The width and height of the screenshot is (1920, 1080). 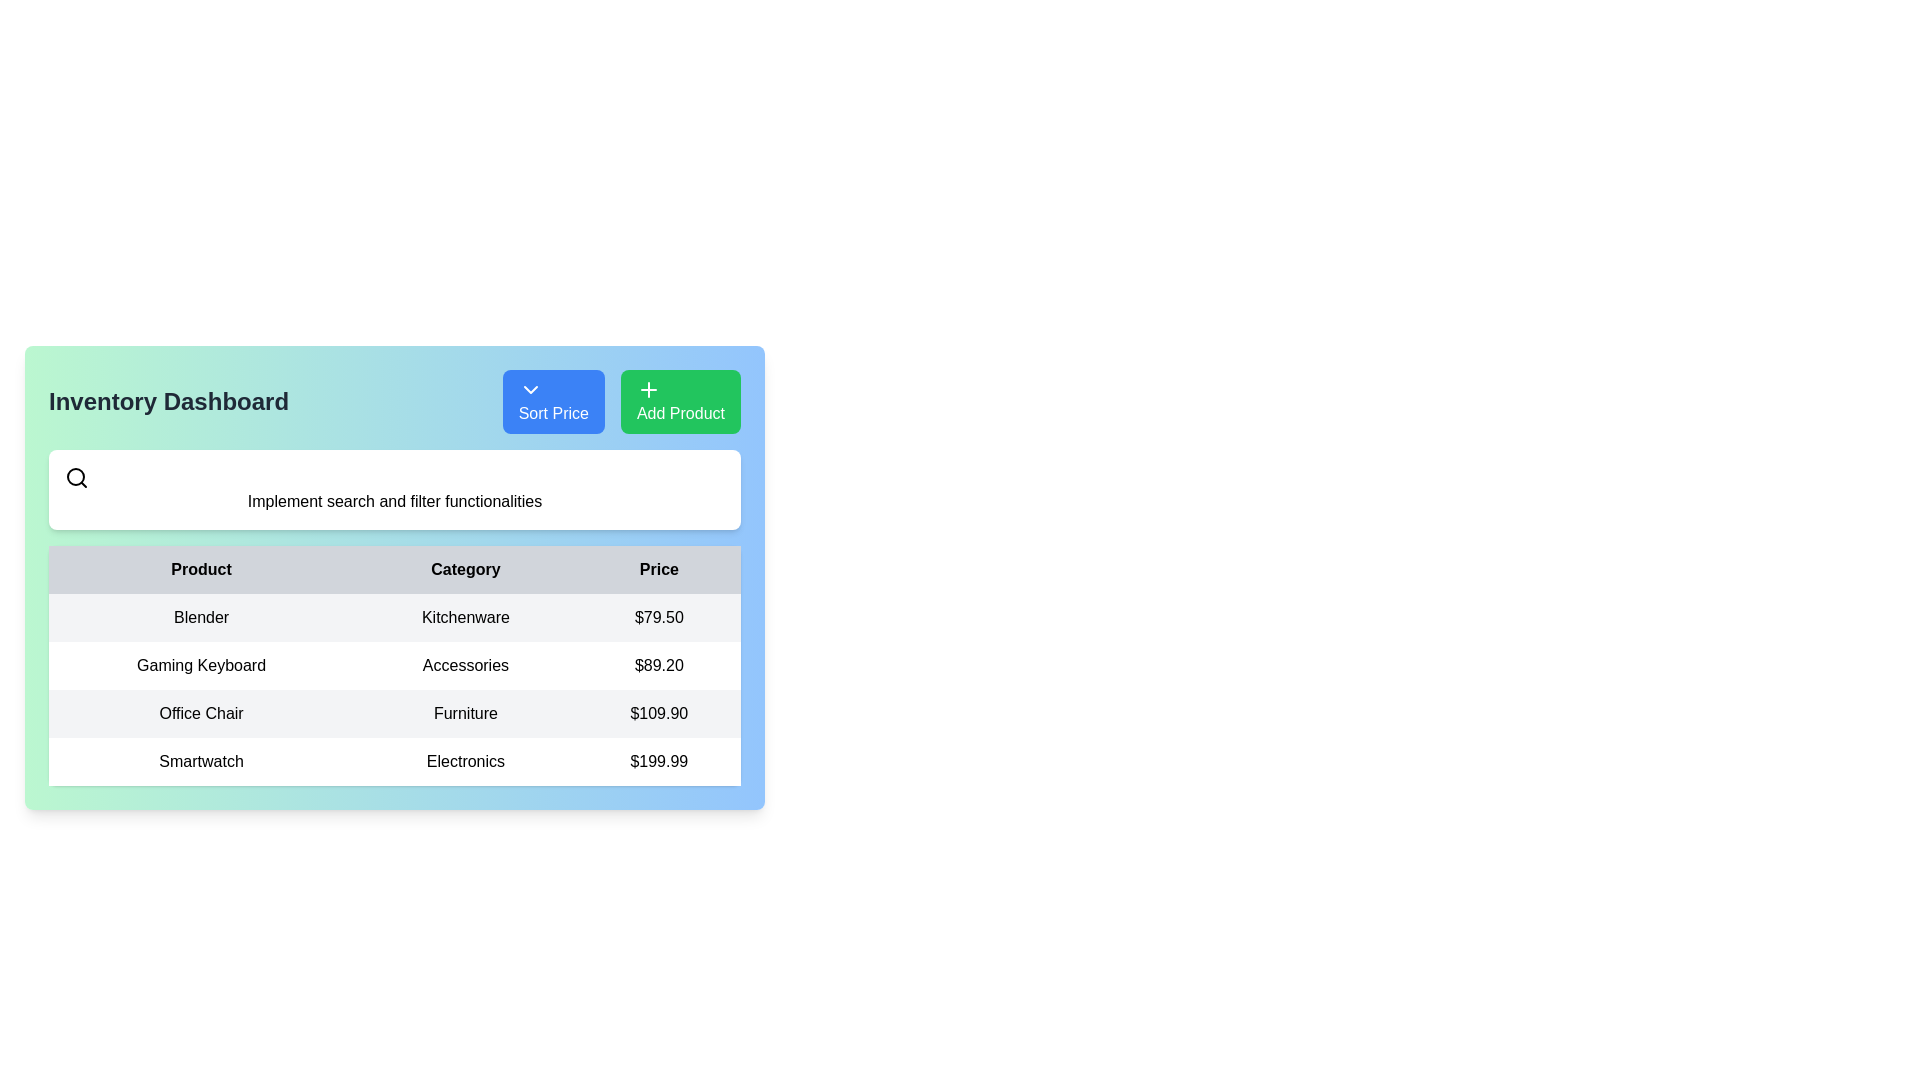 I want to click on the static text label in the 'Category' column of the second row in the table, which specifies the product classification, so click(x=464, y=666).